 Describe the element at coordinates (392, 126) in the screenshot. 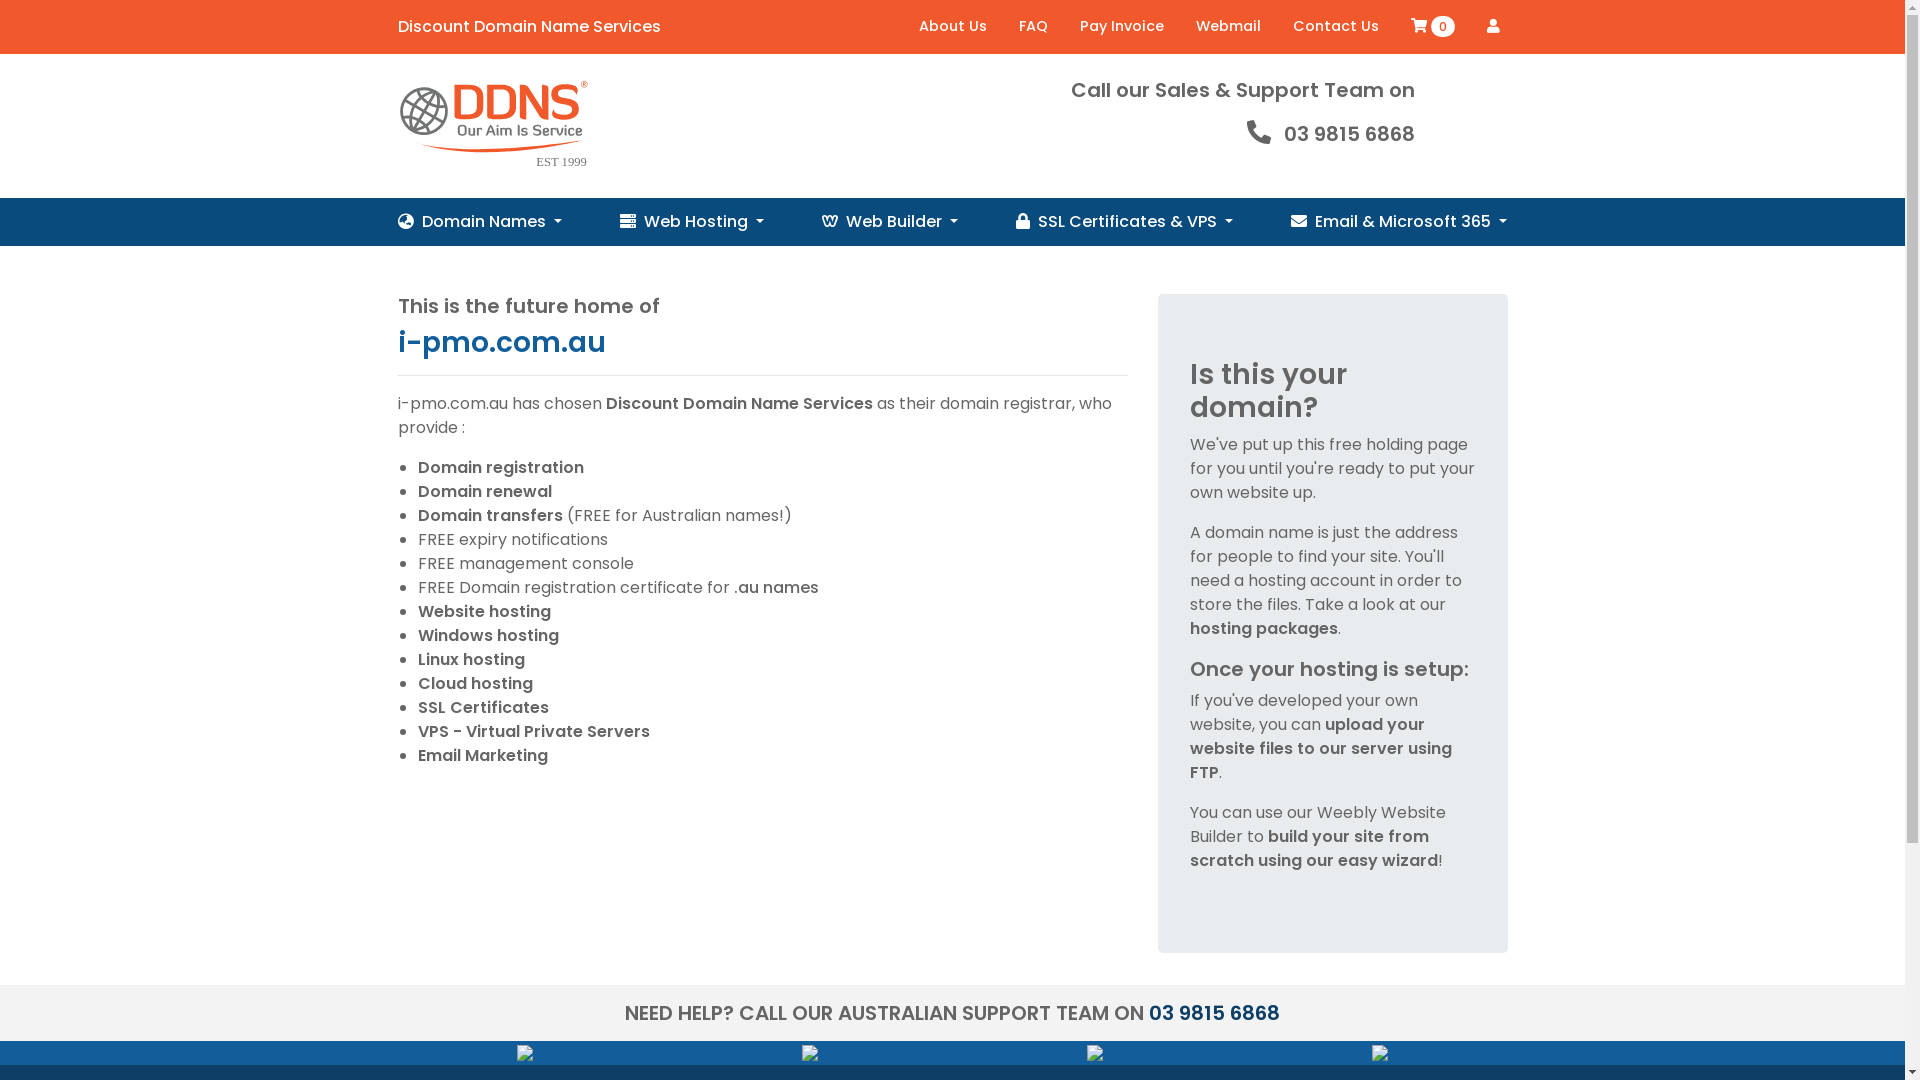

I see `'Discount Domain Name Services'` at that location.